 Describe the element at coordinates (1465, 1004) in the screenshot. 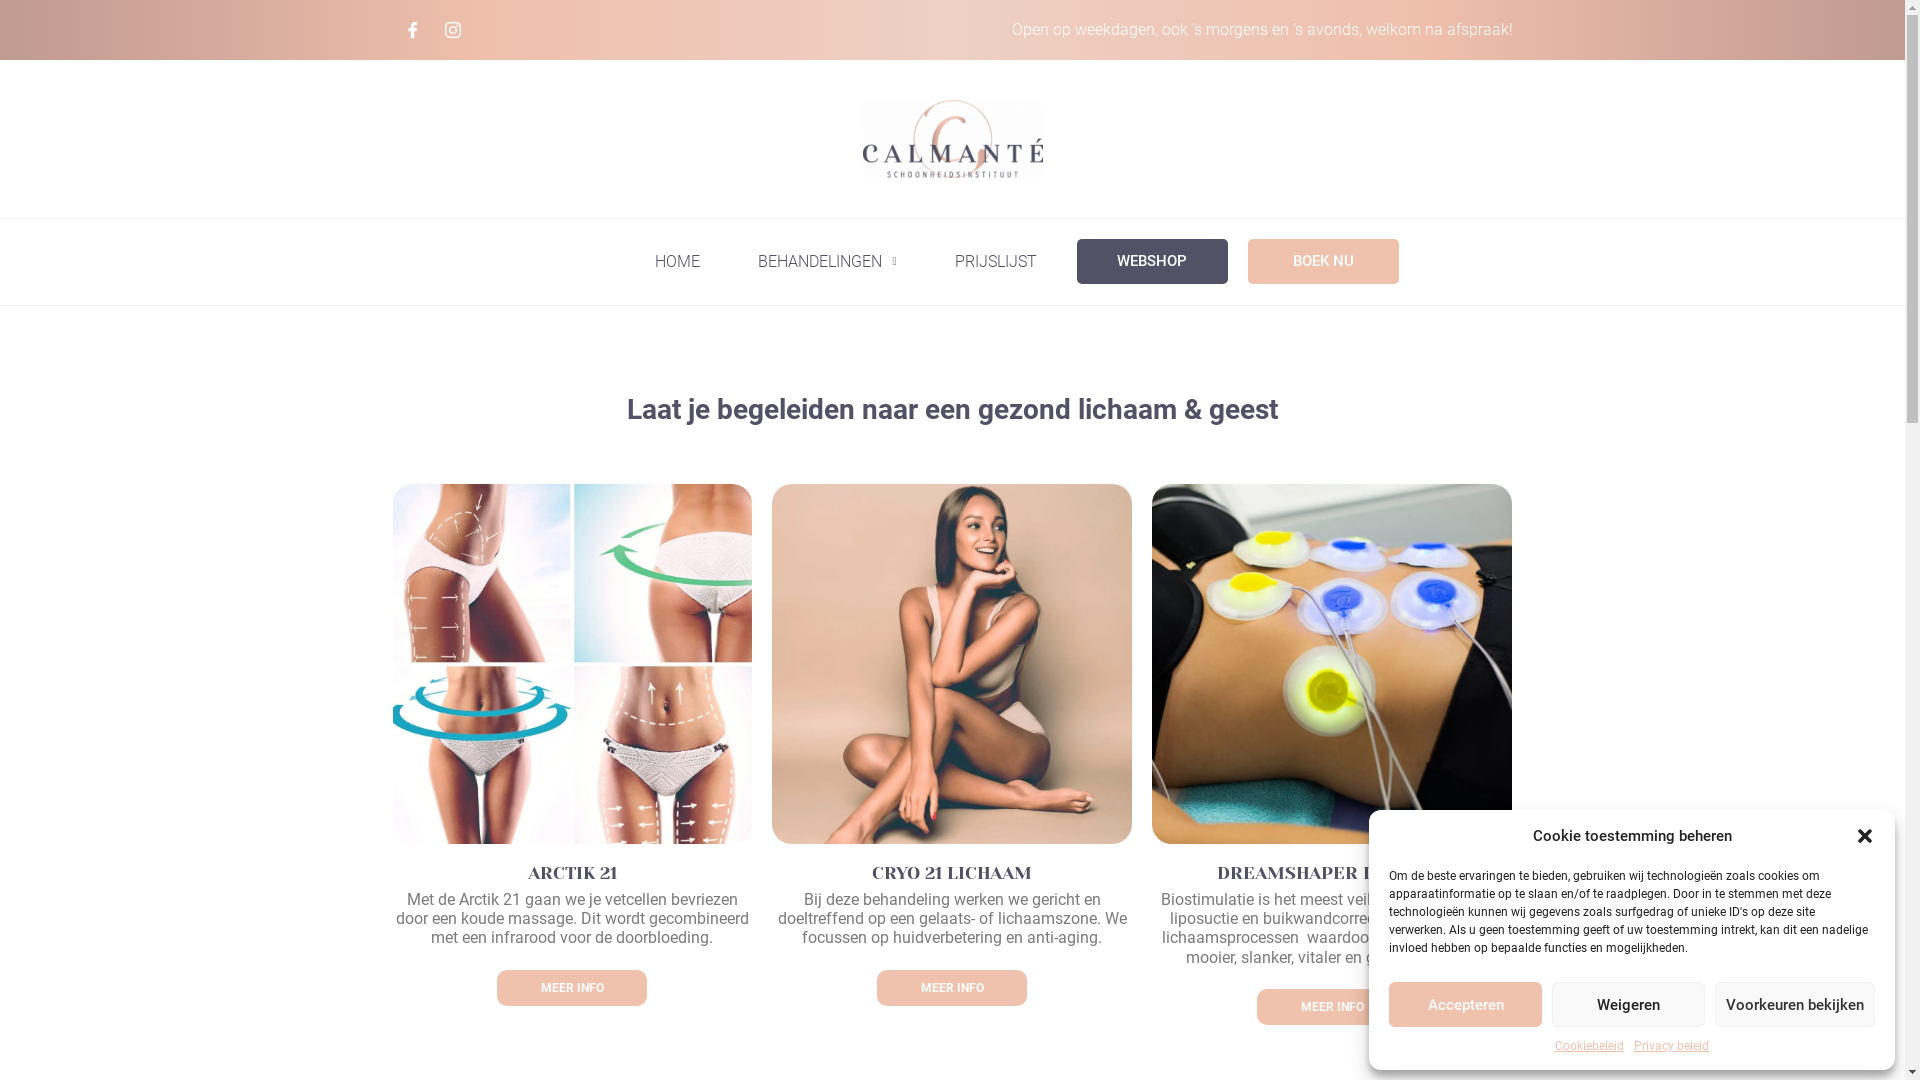

I see `'Accepteren'` at that location.